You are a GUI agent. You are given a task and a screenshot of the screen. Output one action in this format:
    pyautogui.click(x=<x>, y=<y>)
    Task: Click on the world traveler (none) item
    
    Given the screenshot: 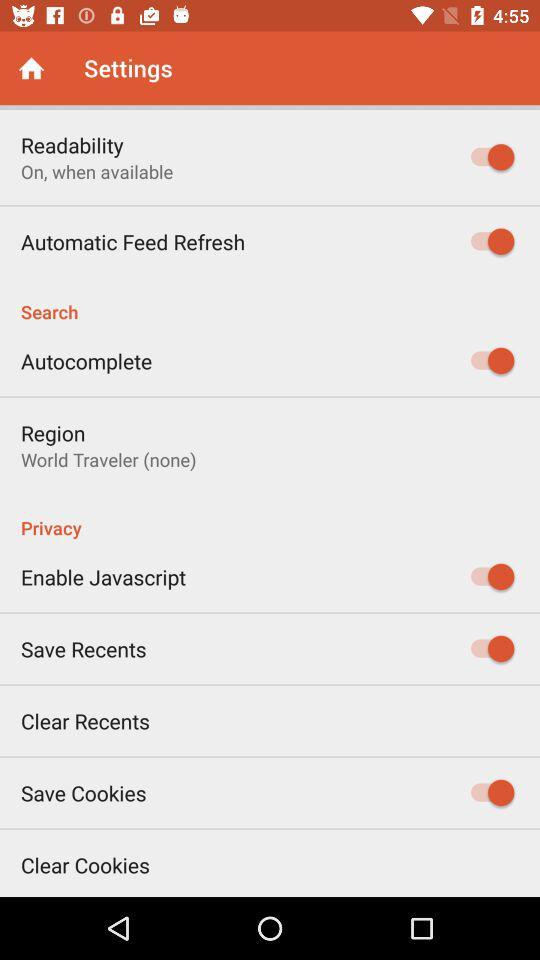 What is the action you would take?
    pyautogui.click(x=108, y=459)
    